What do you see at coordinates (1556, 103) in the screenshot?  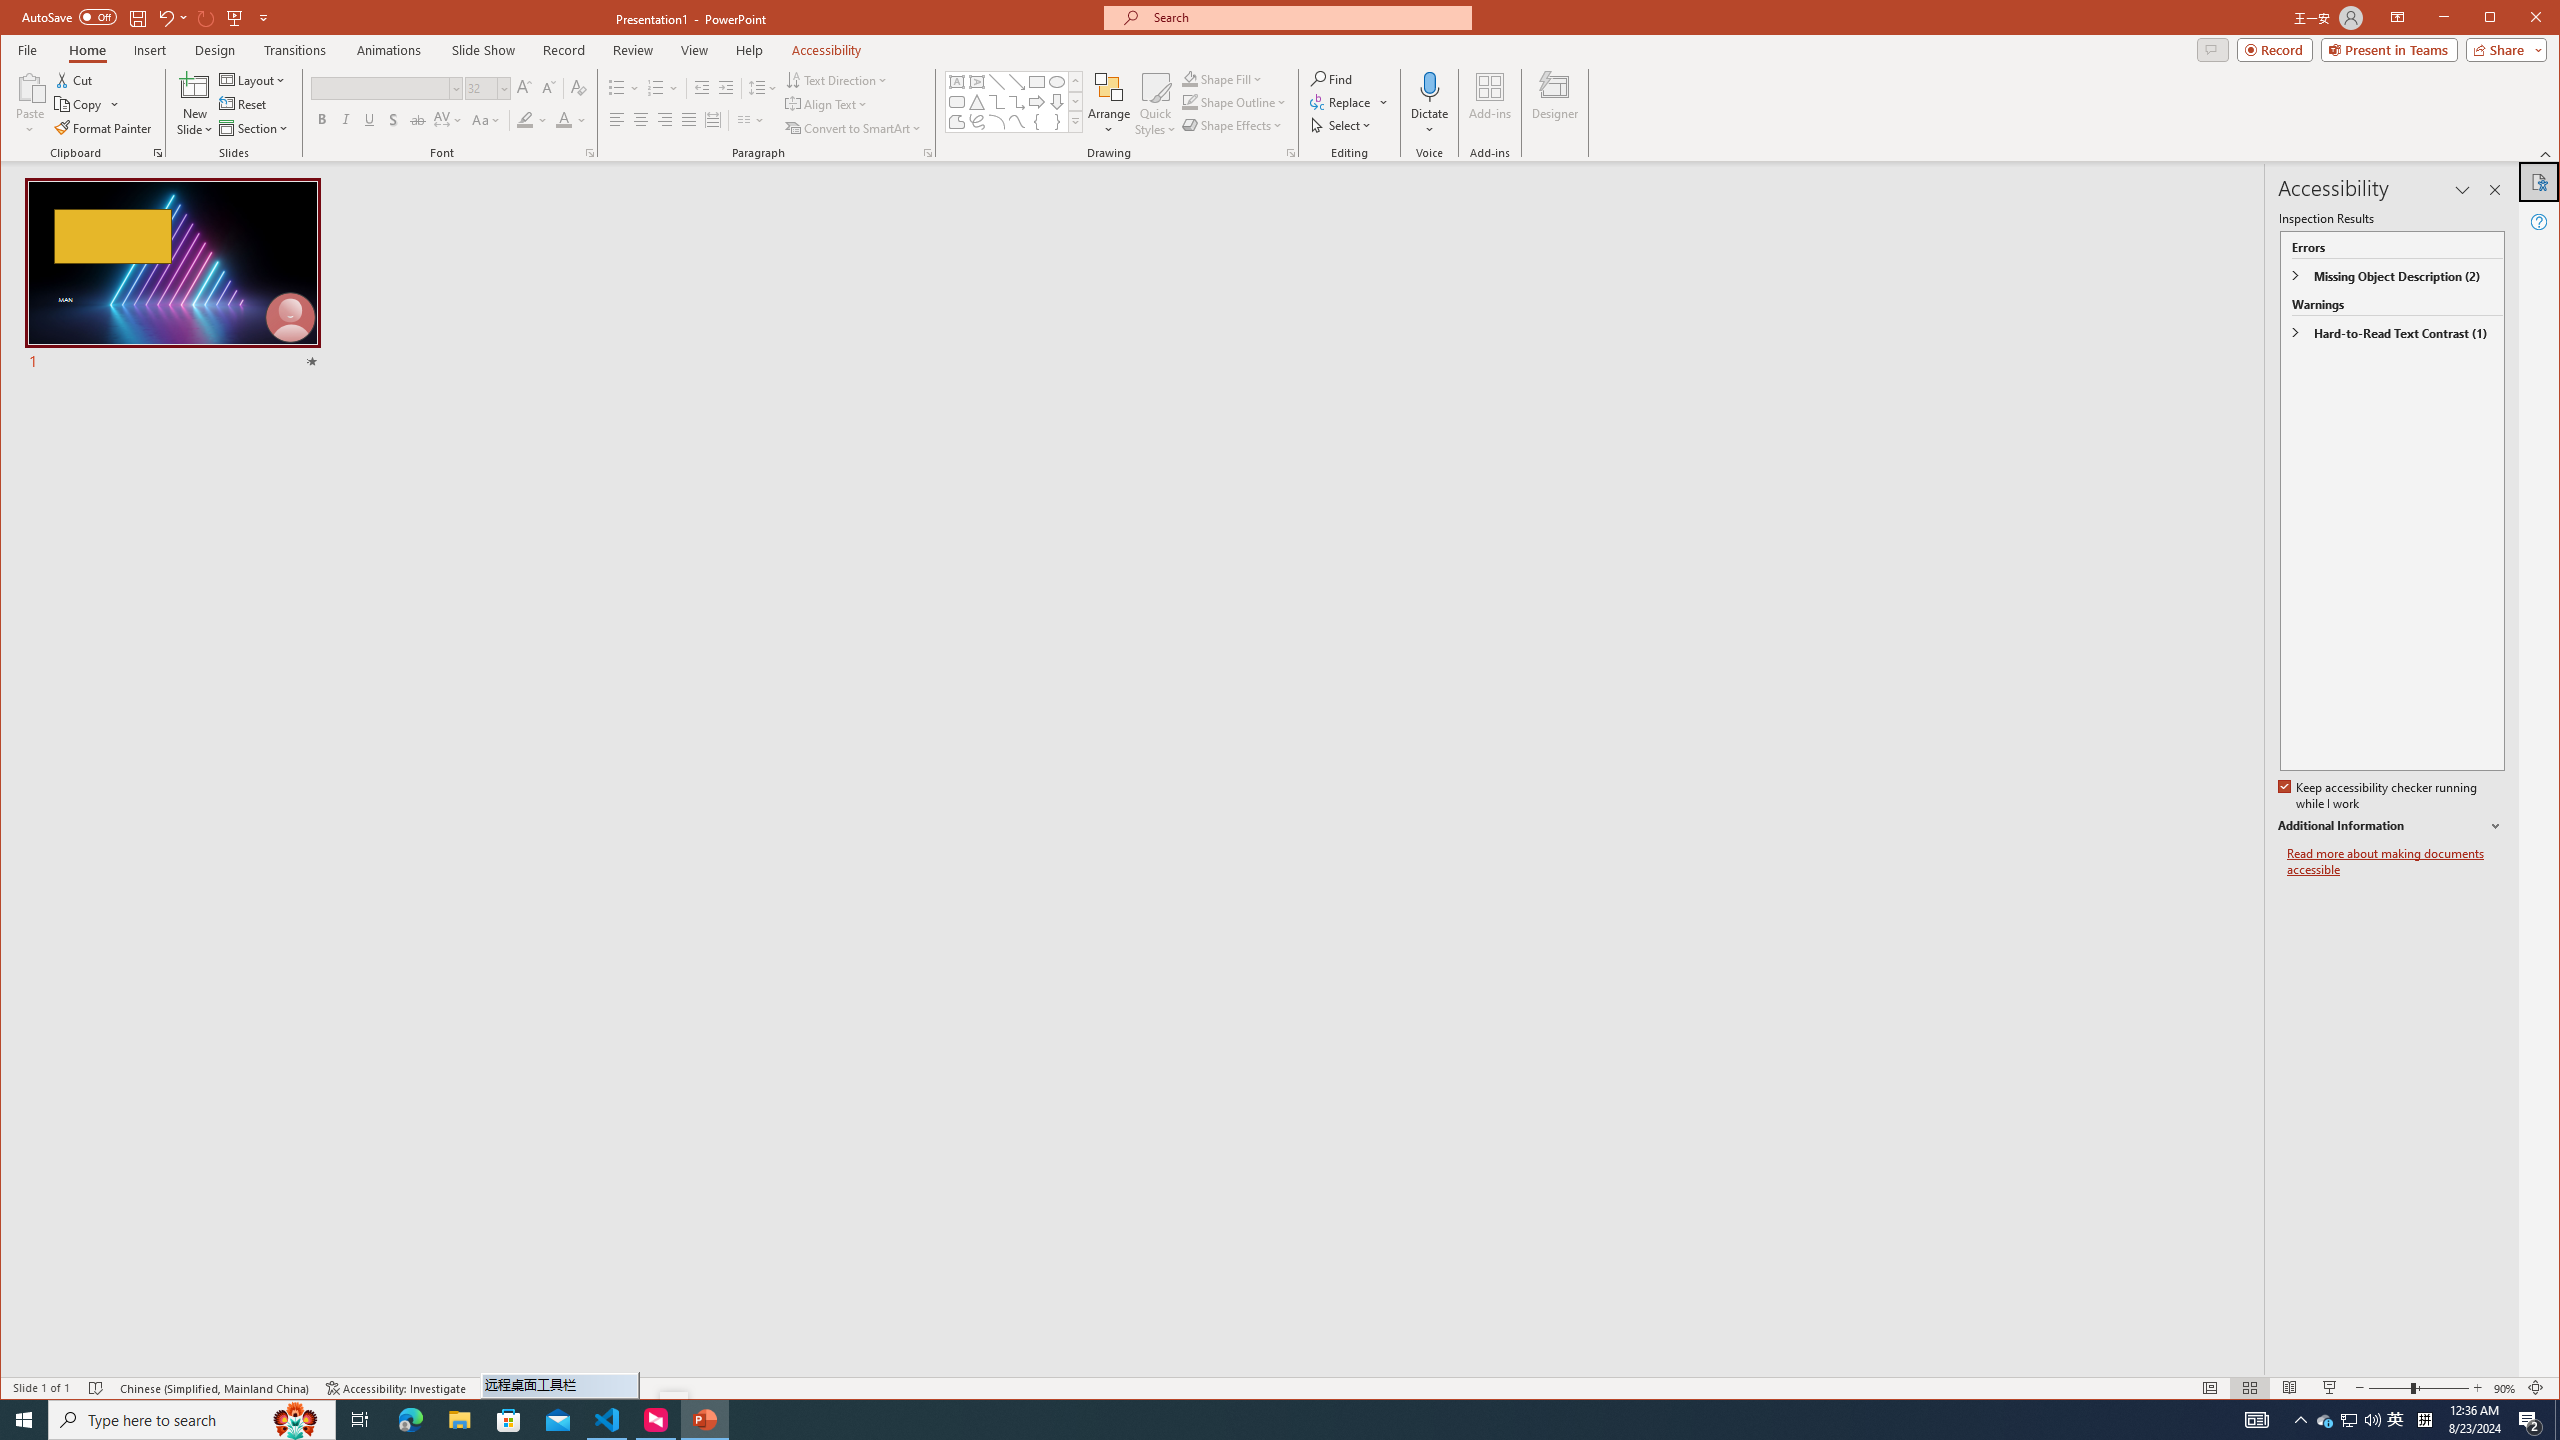 I see `'Designer'` at bounding box center [1556, 103].